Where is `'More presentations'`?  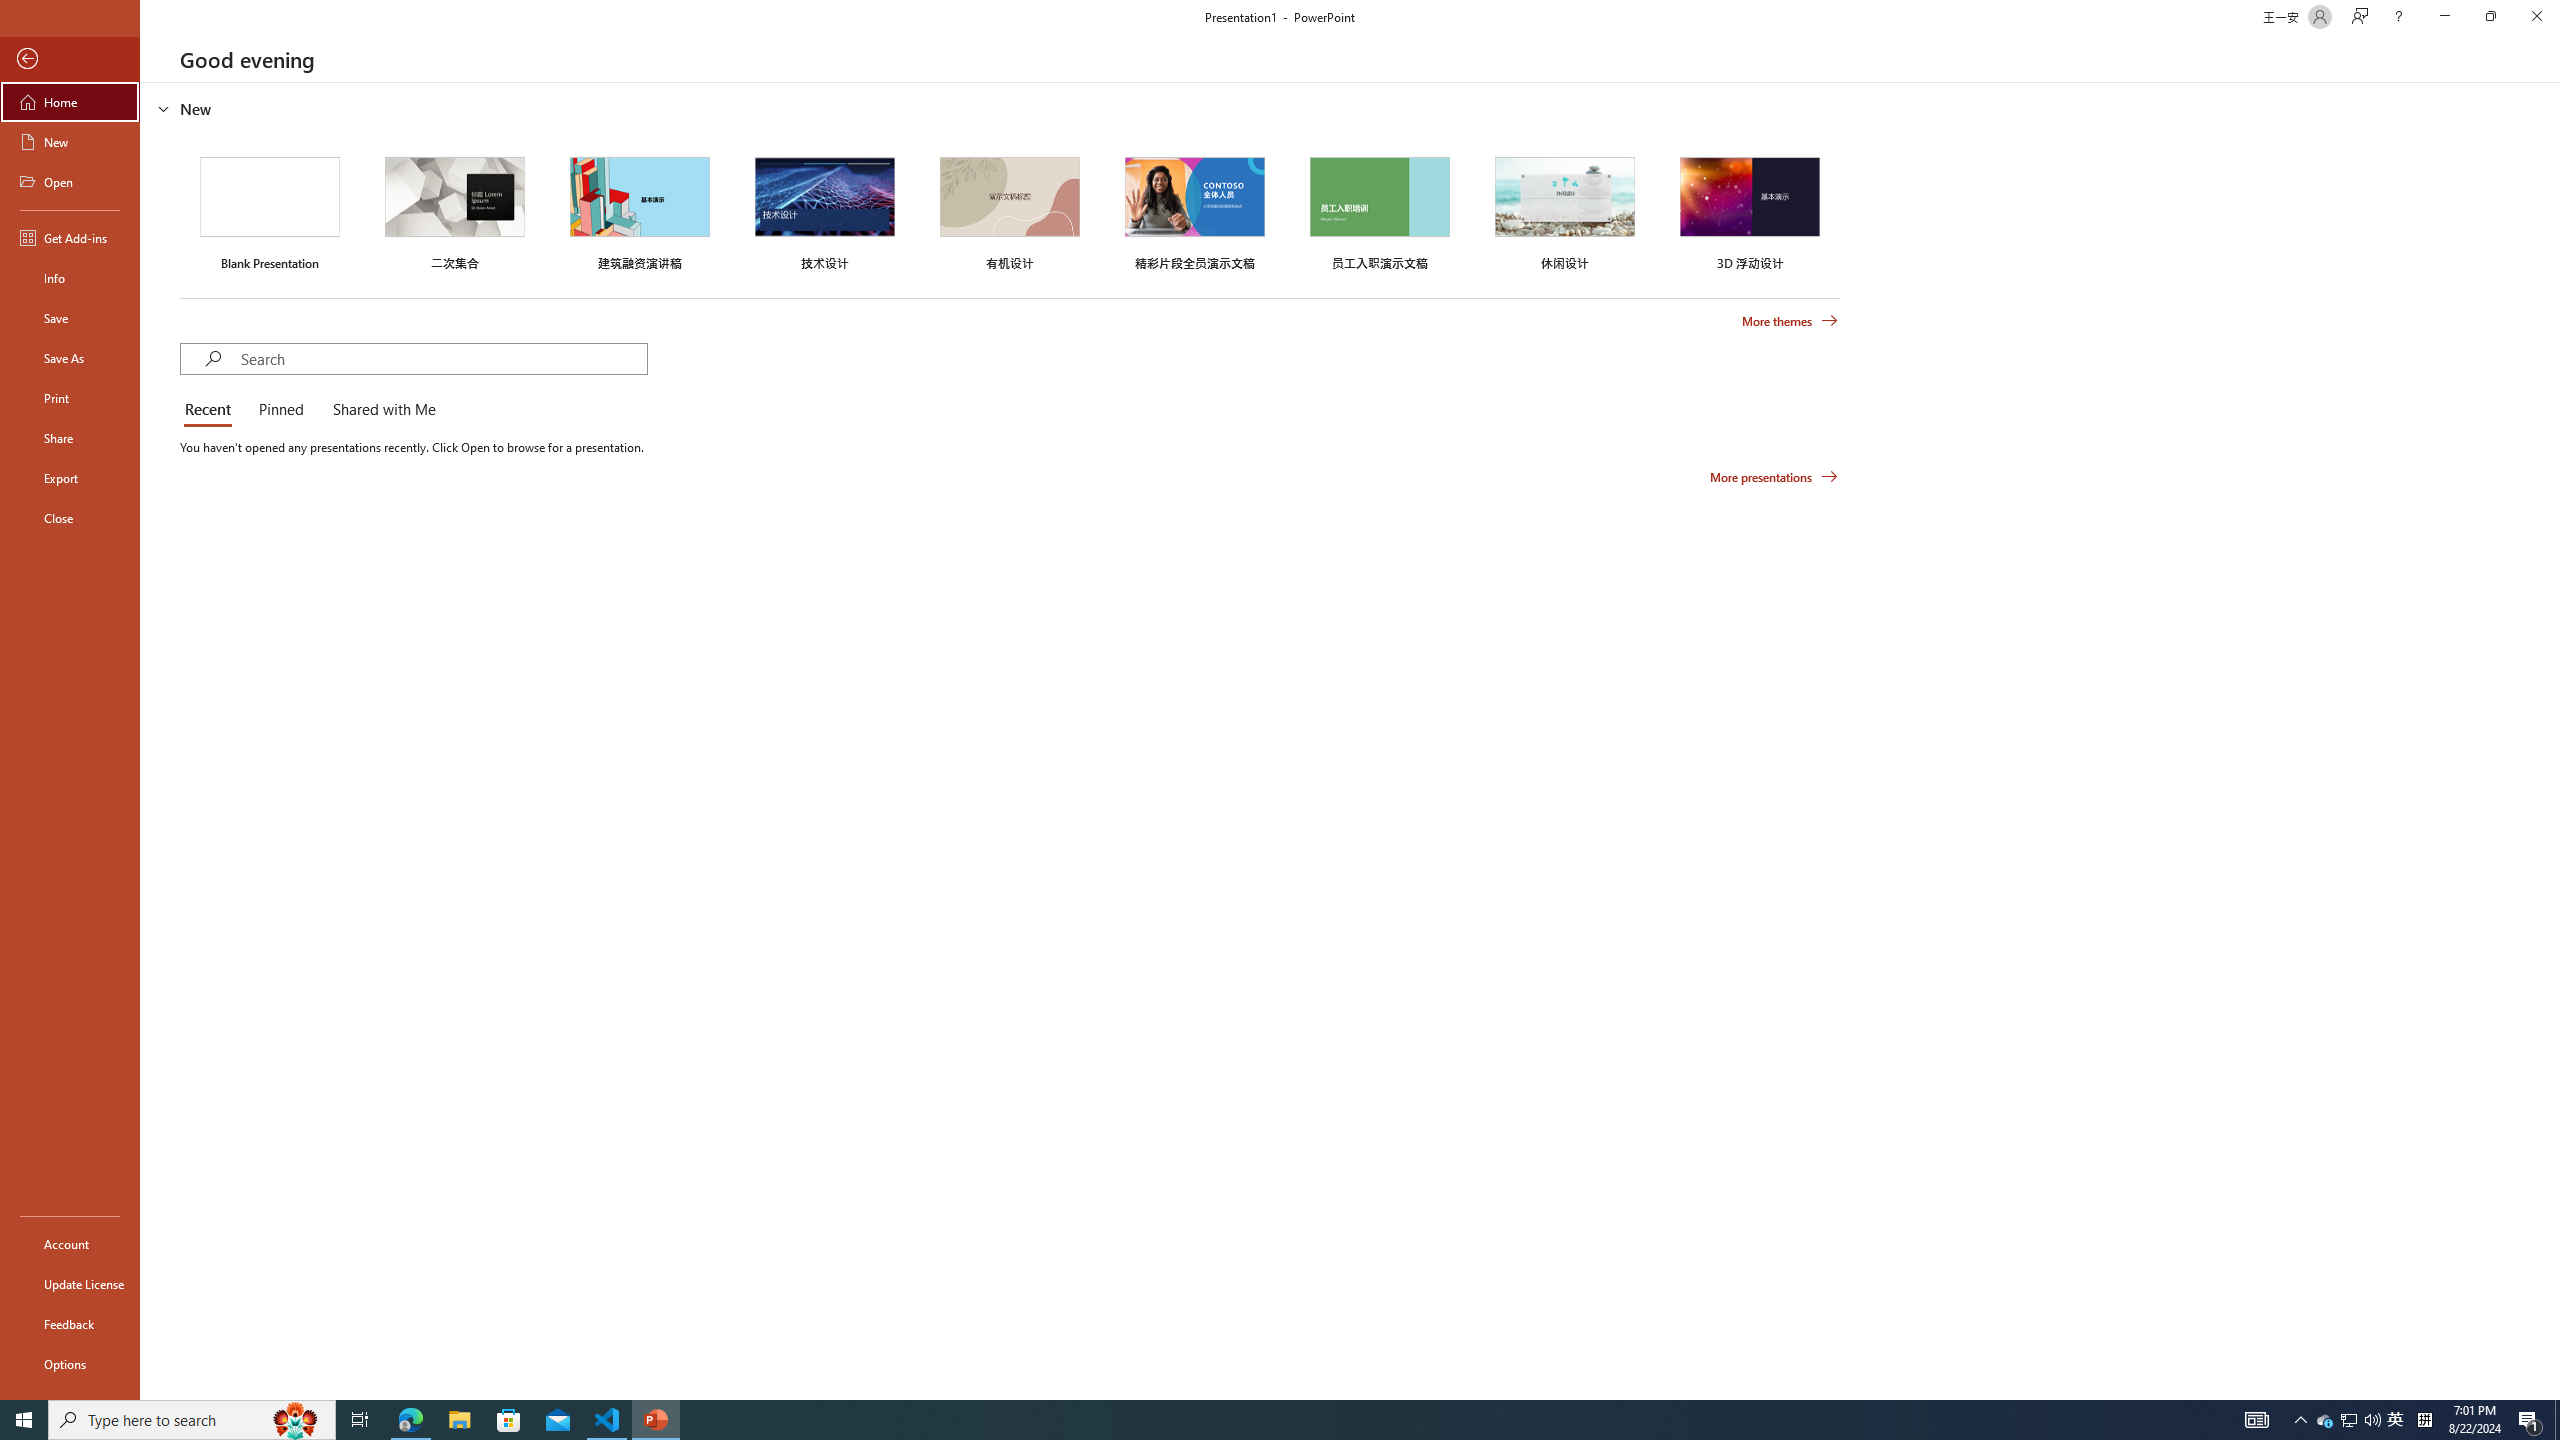
'More presentations' is located at coordinates (1773, 475).